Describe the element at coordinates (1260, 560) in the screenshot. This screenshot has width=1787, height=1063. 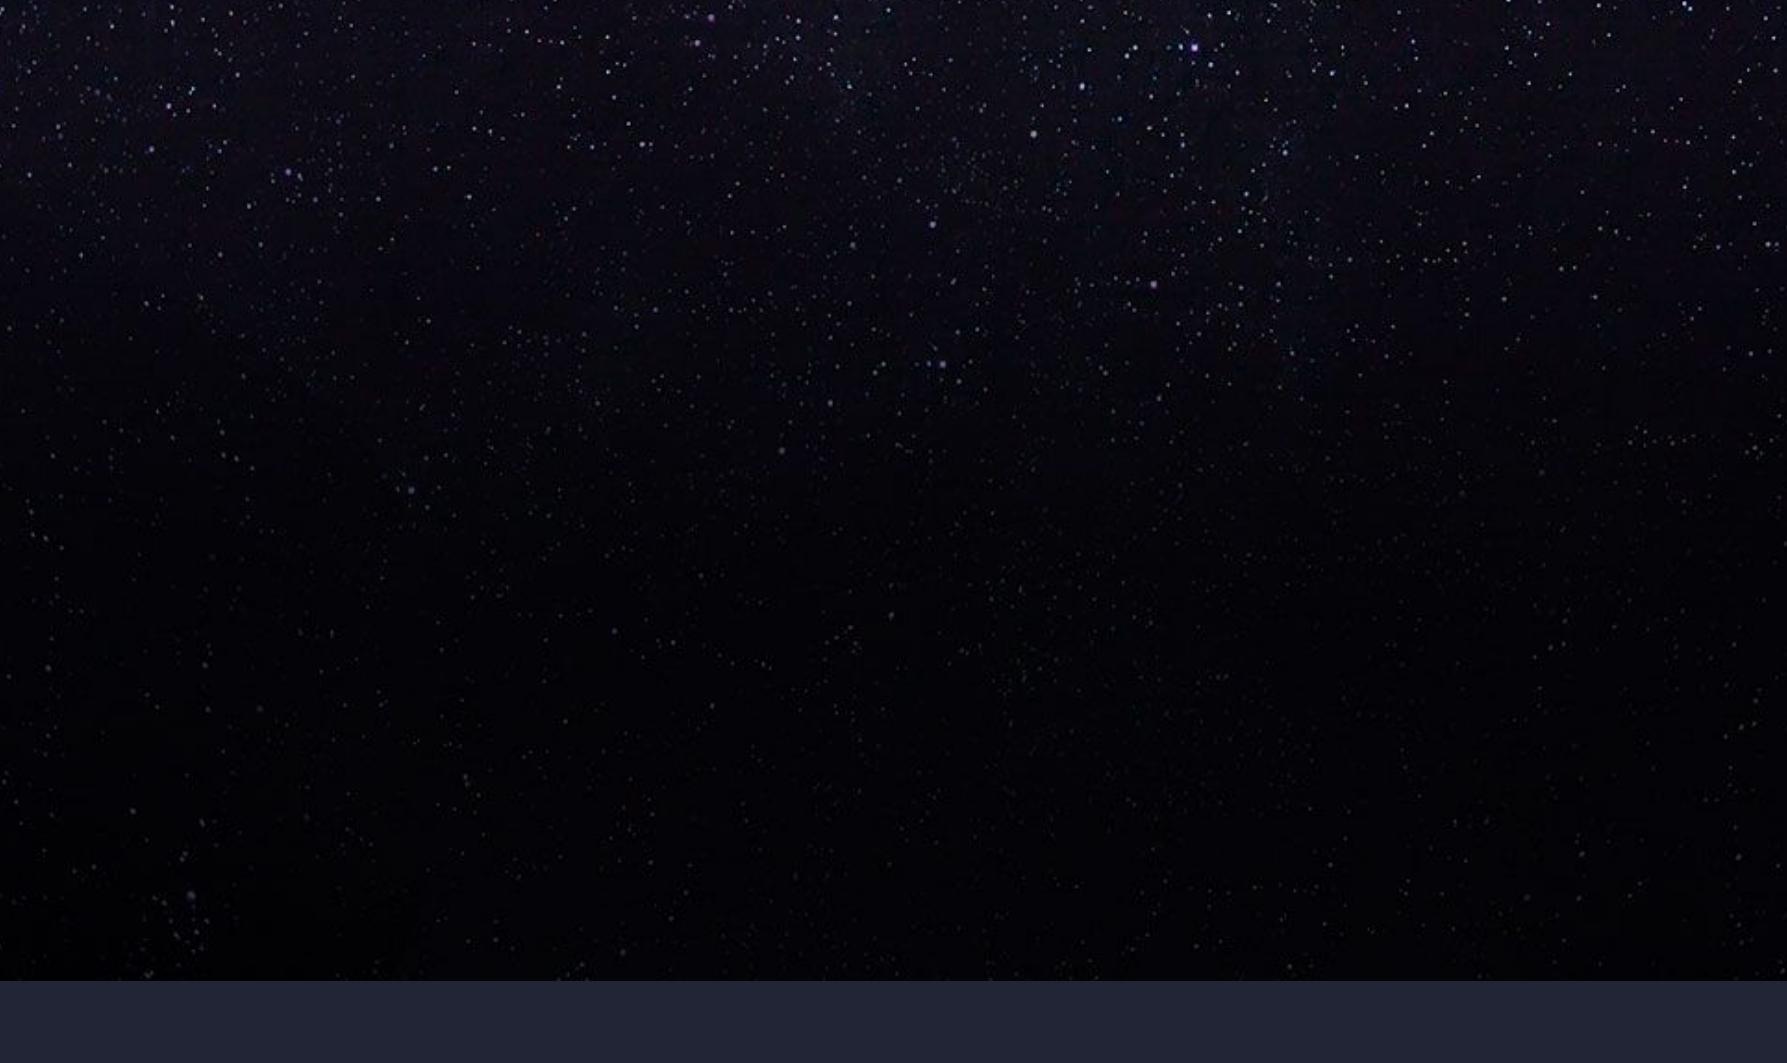
I see `'Labor Management'` at that location.